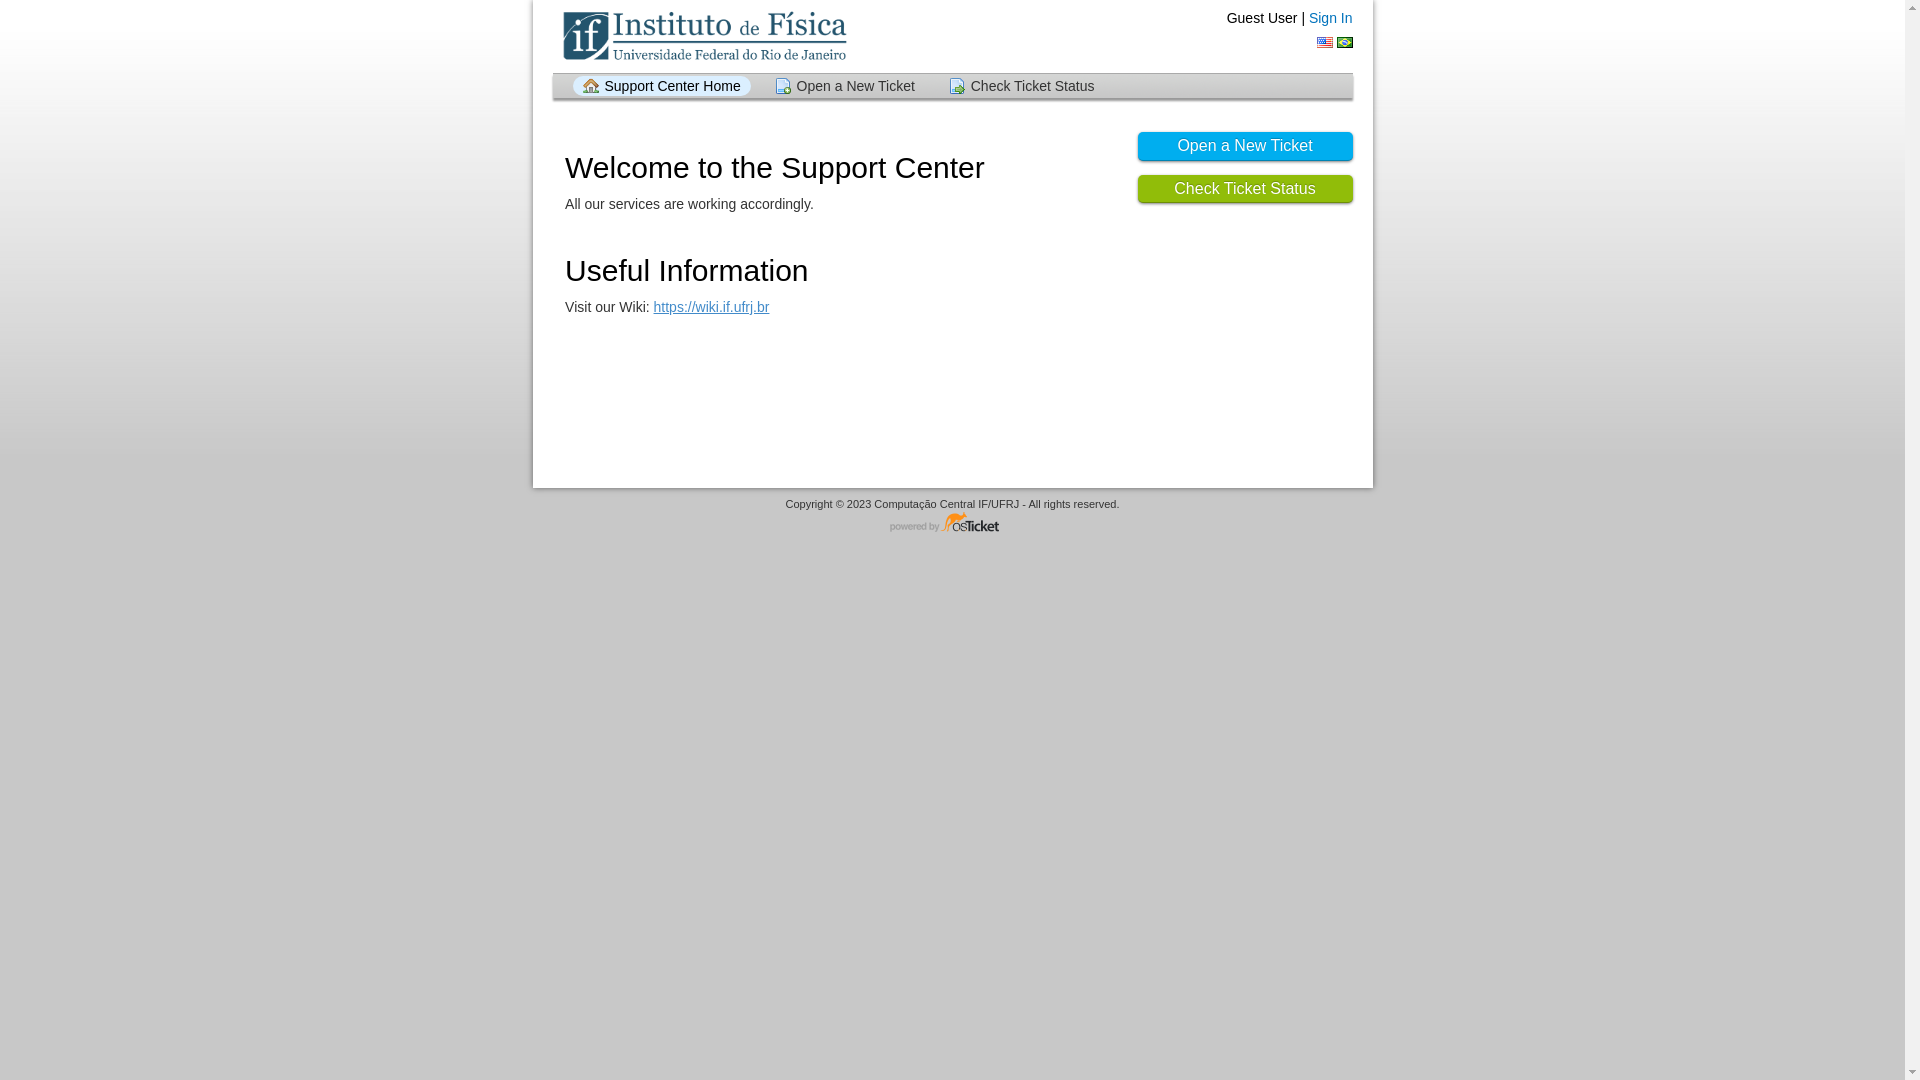 The height and width of the screenshot is (1080, 1920). What do you see at coordinates (952, 522) in the screenshot?
I see `'Helpdesk software - powered by osTicket'` at bounding box center [952, 522].